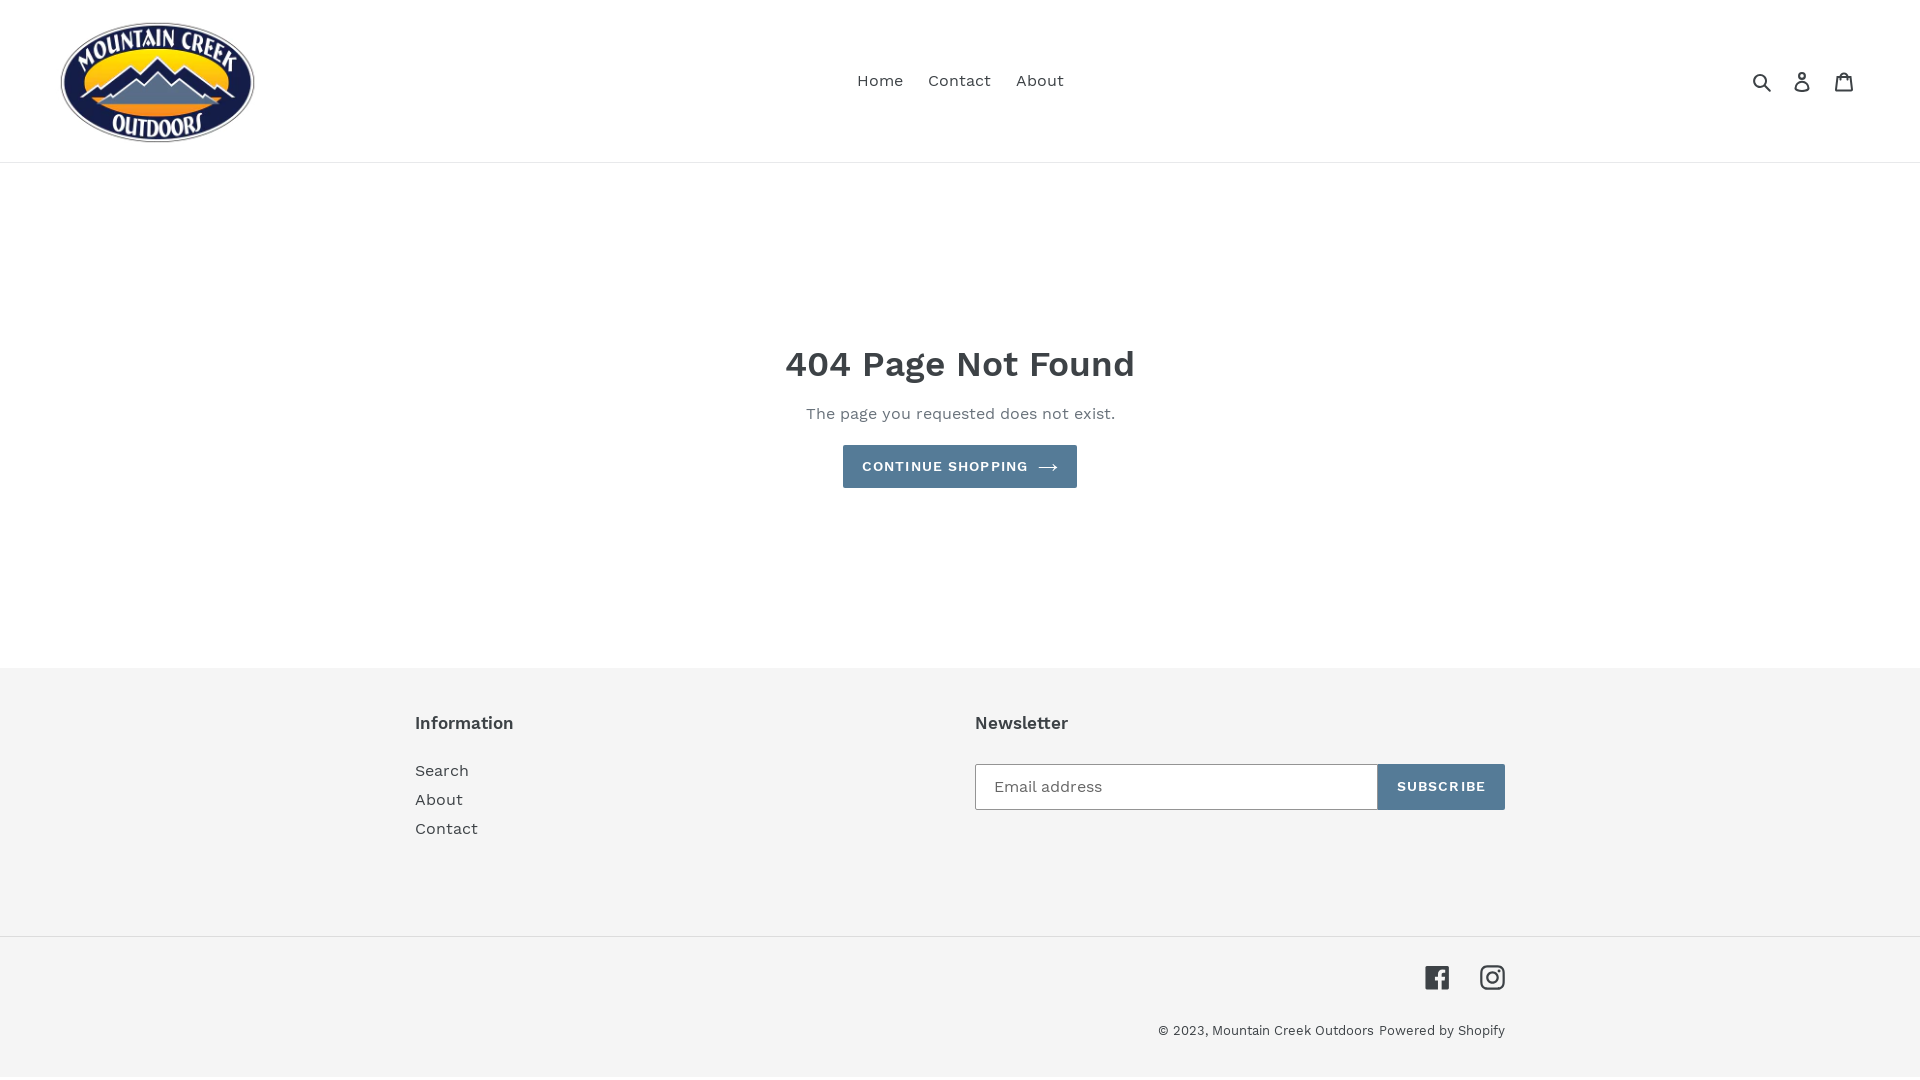 The image size is (1920, 1080). What do you see at coordinates (1441, 785) in the screenshot?
I see `'SUBSCRIBE'` at bounding box center [1441, 785].